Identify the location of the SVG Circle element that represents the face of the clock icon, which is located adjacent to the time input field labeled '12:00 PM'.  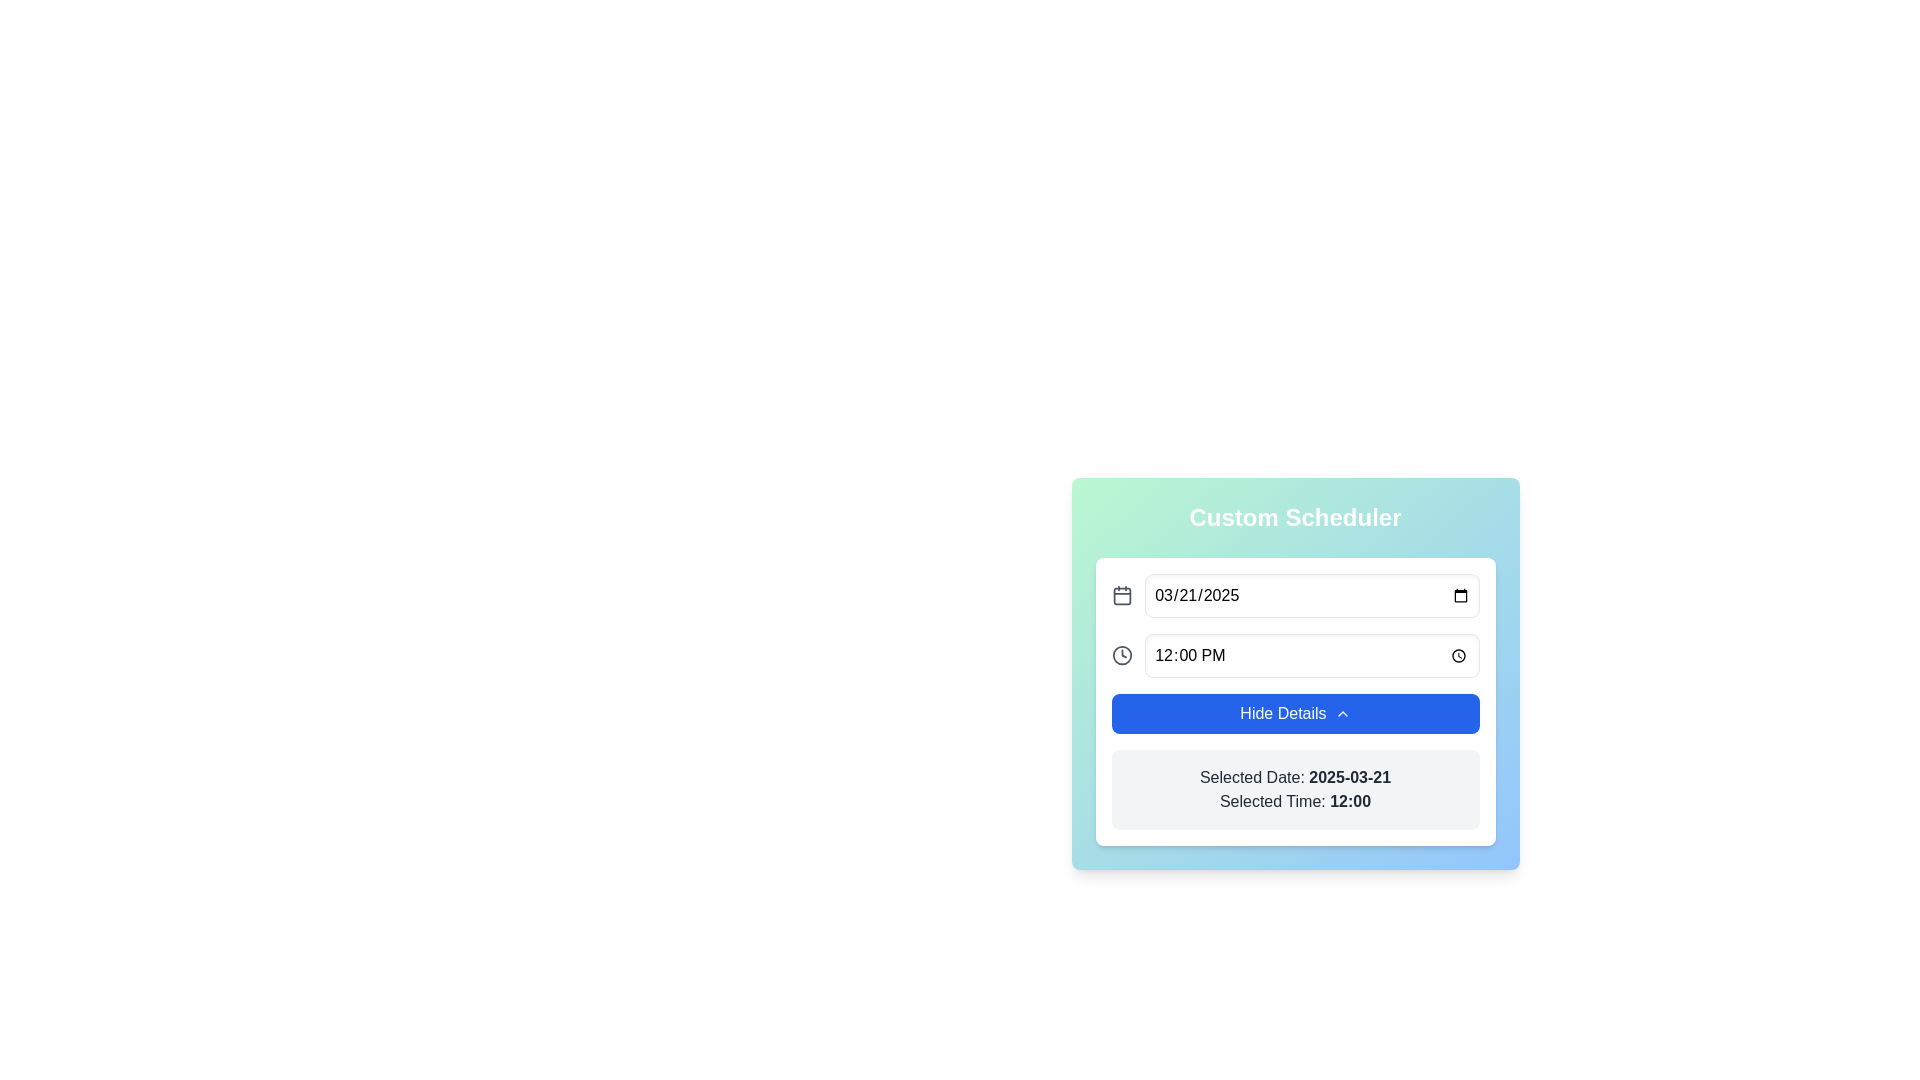
(1122, 655).